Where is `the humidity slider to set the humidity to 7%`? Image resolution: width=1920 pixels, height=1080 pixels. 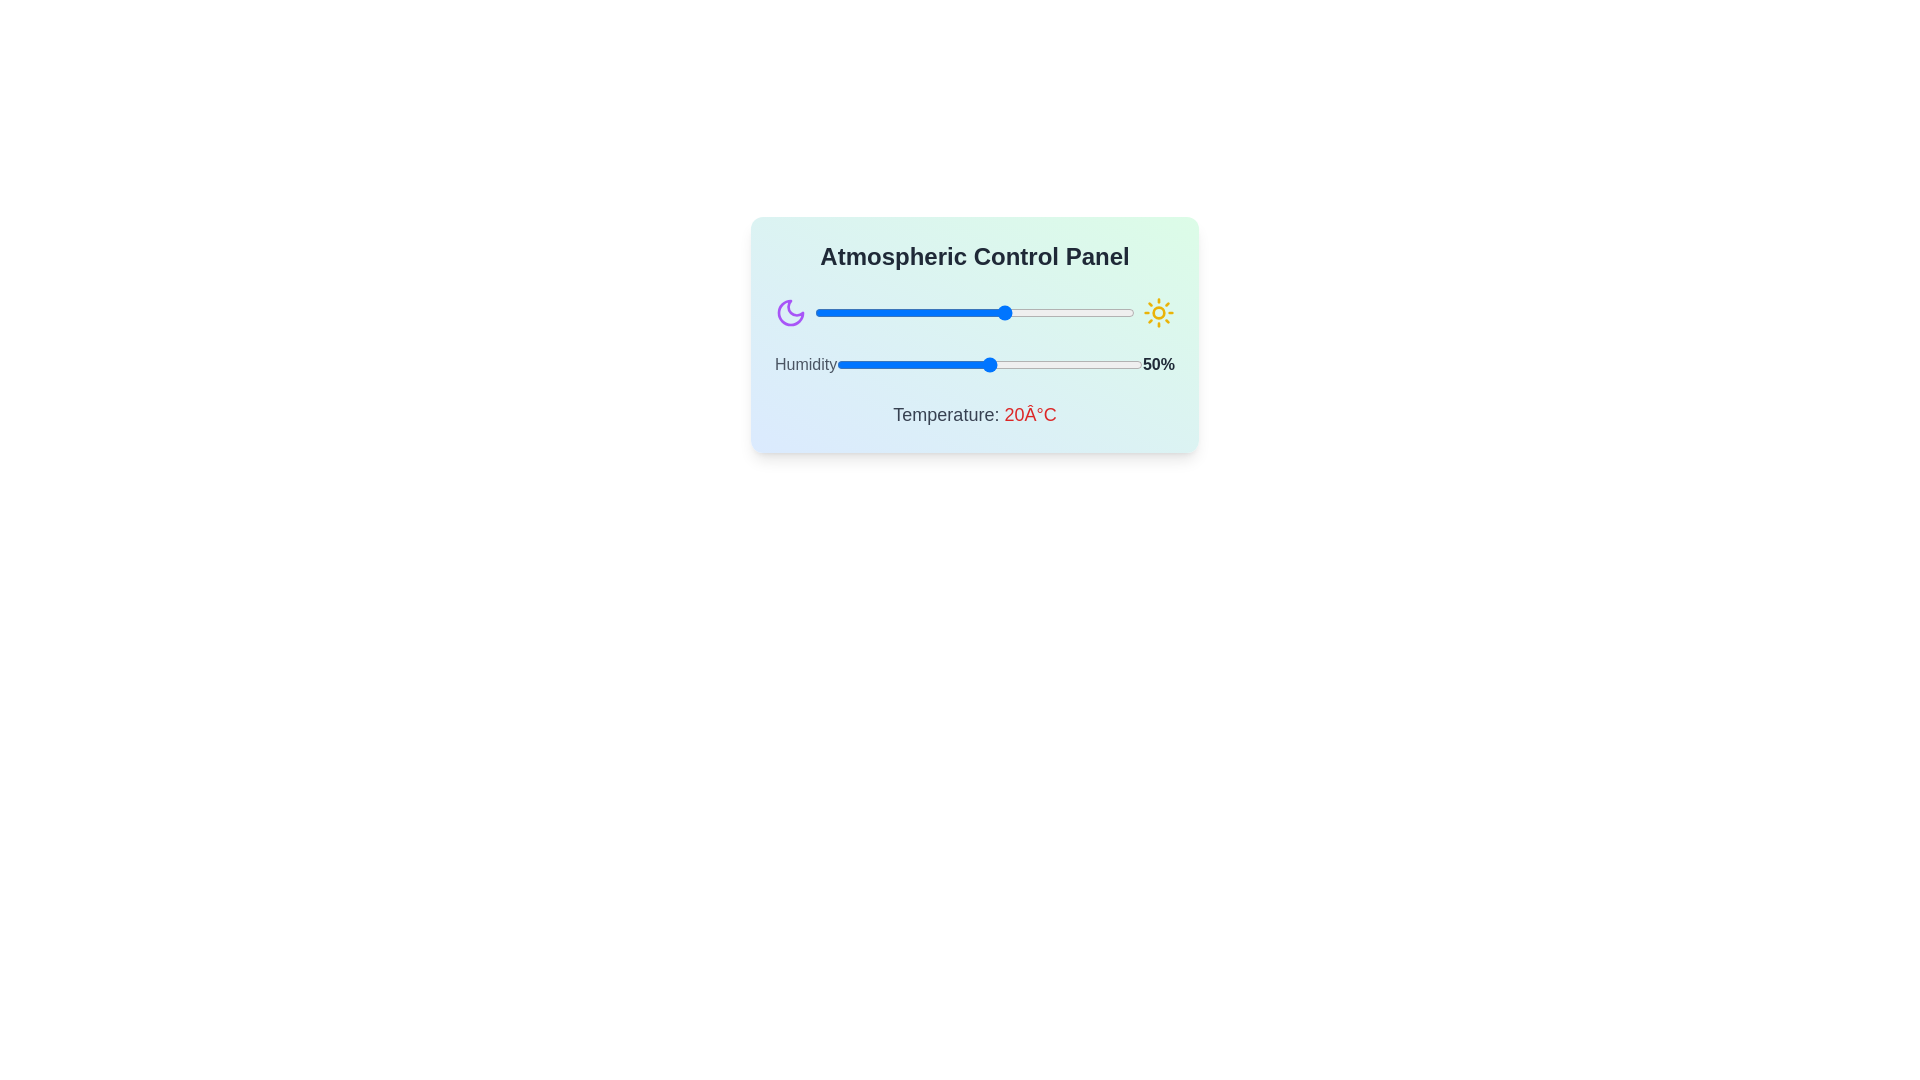 the humidity slider to set the humidity to 7% is located at coordinates (858, 365).